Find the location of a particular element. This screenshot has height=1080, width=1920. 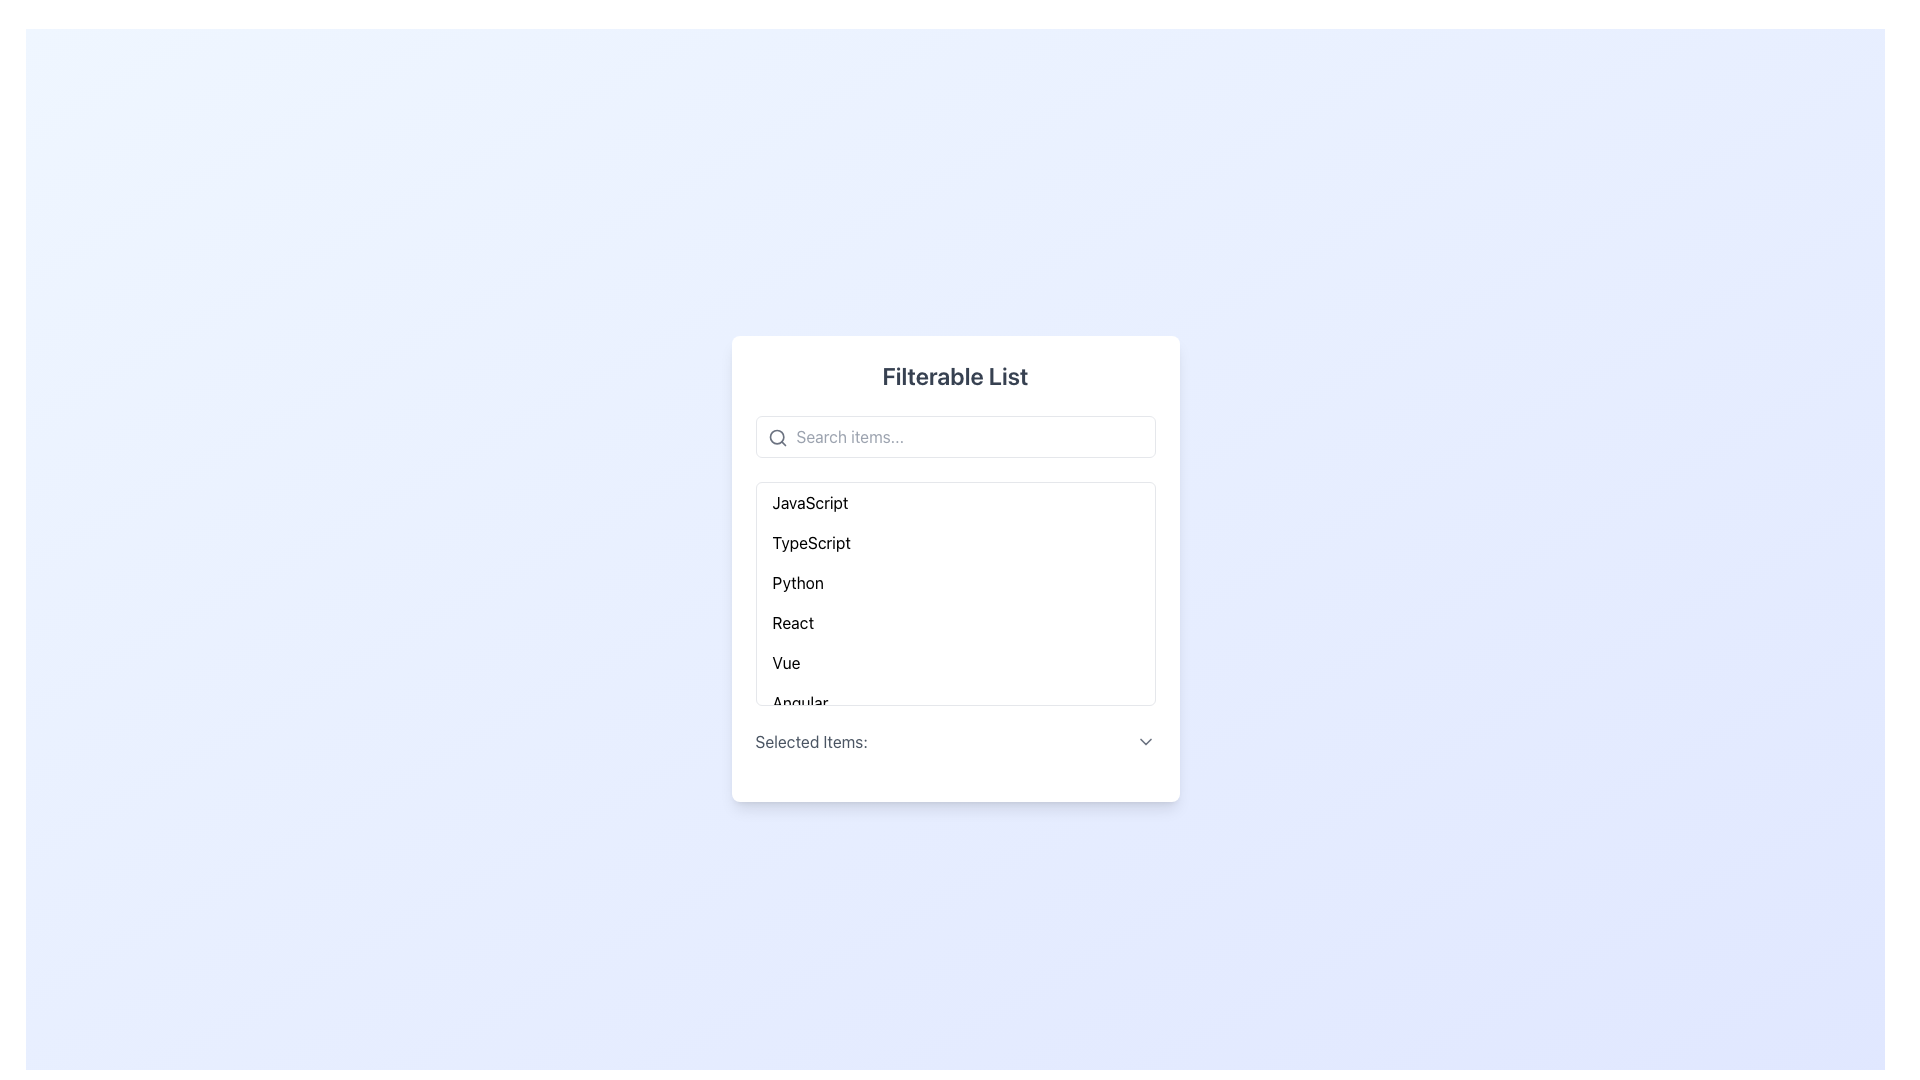

the fifth item in the filterable list titled 'Filterable List', which displays the text 'Vue' is located at coordinates (785, 663).